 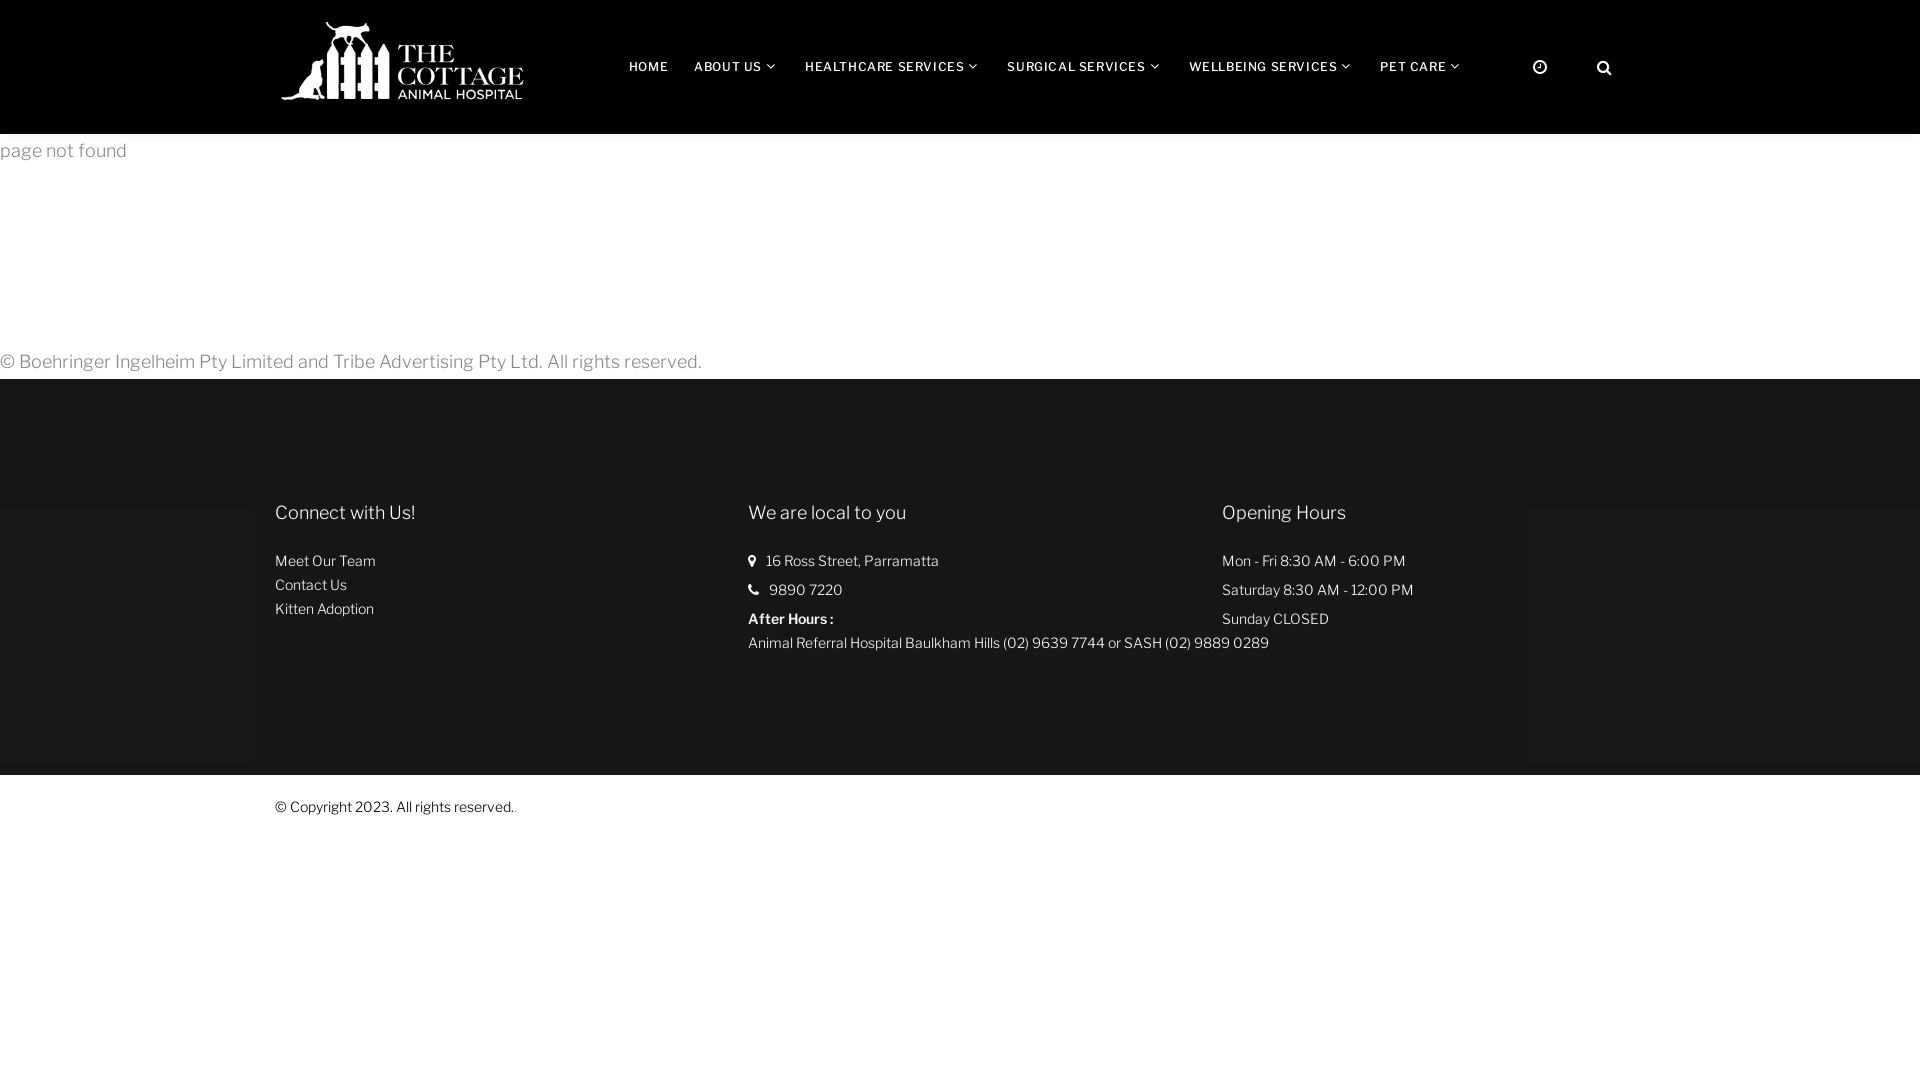 I want to click on 'ABOUT US', so click(x=727, y=65).